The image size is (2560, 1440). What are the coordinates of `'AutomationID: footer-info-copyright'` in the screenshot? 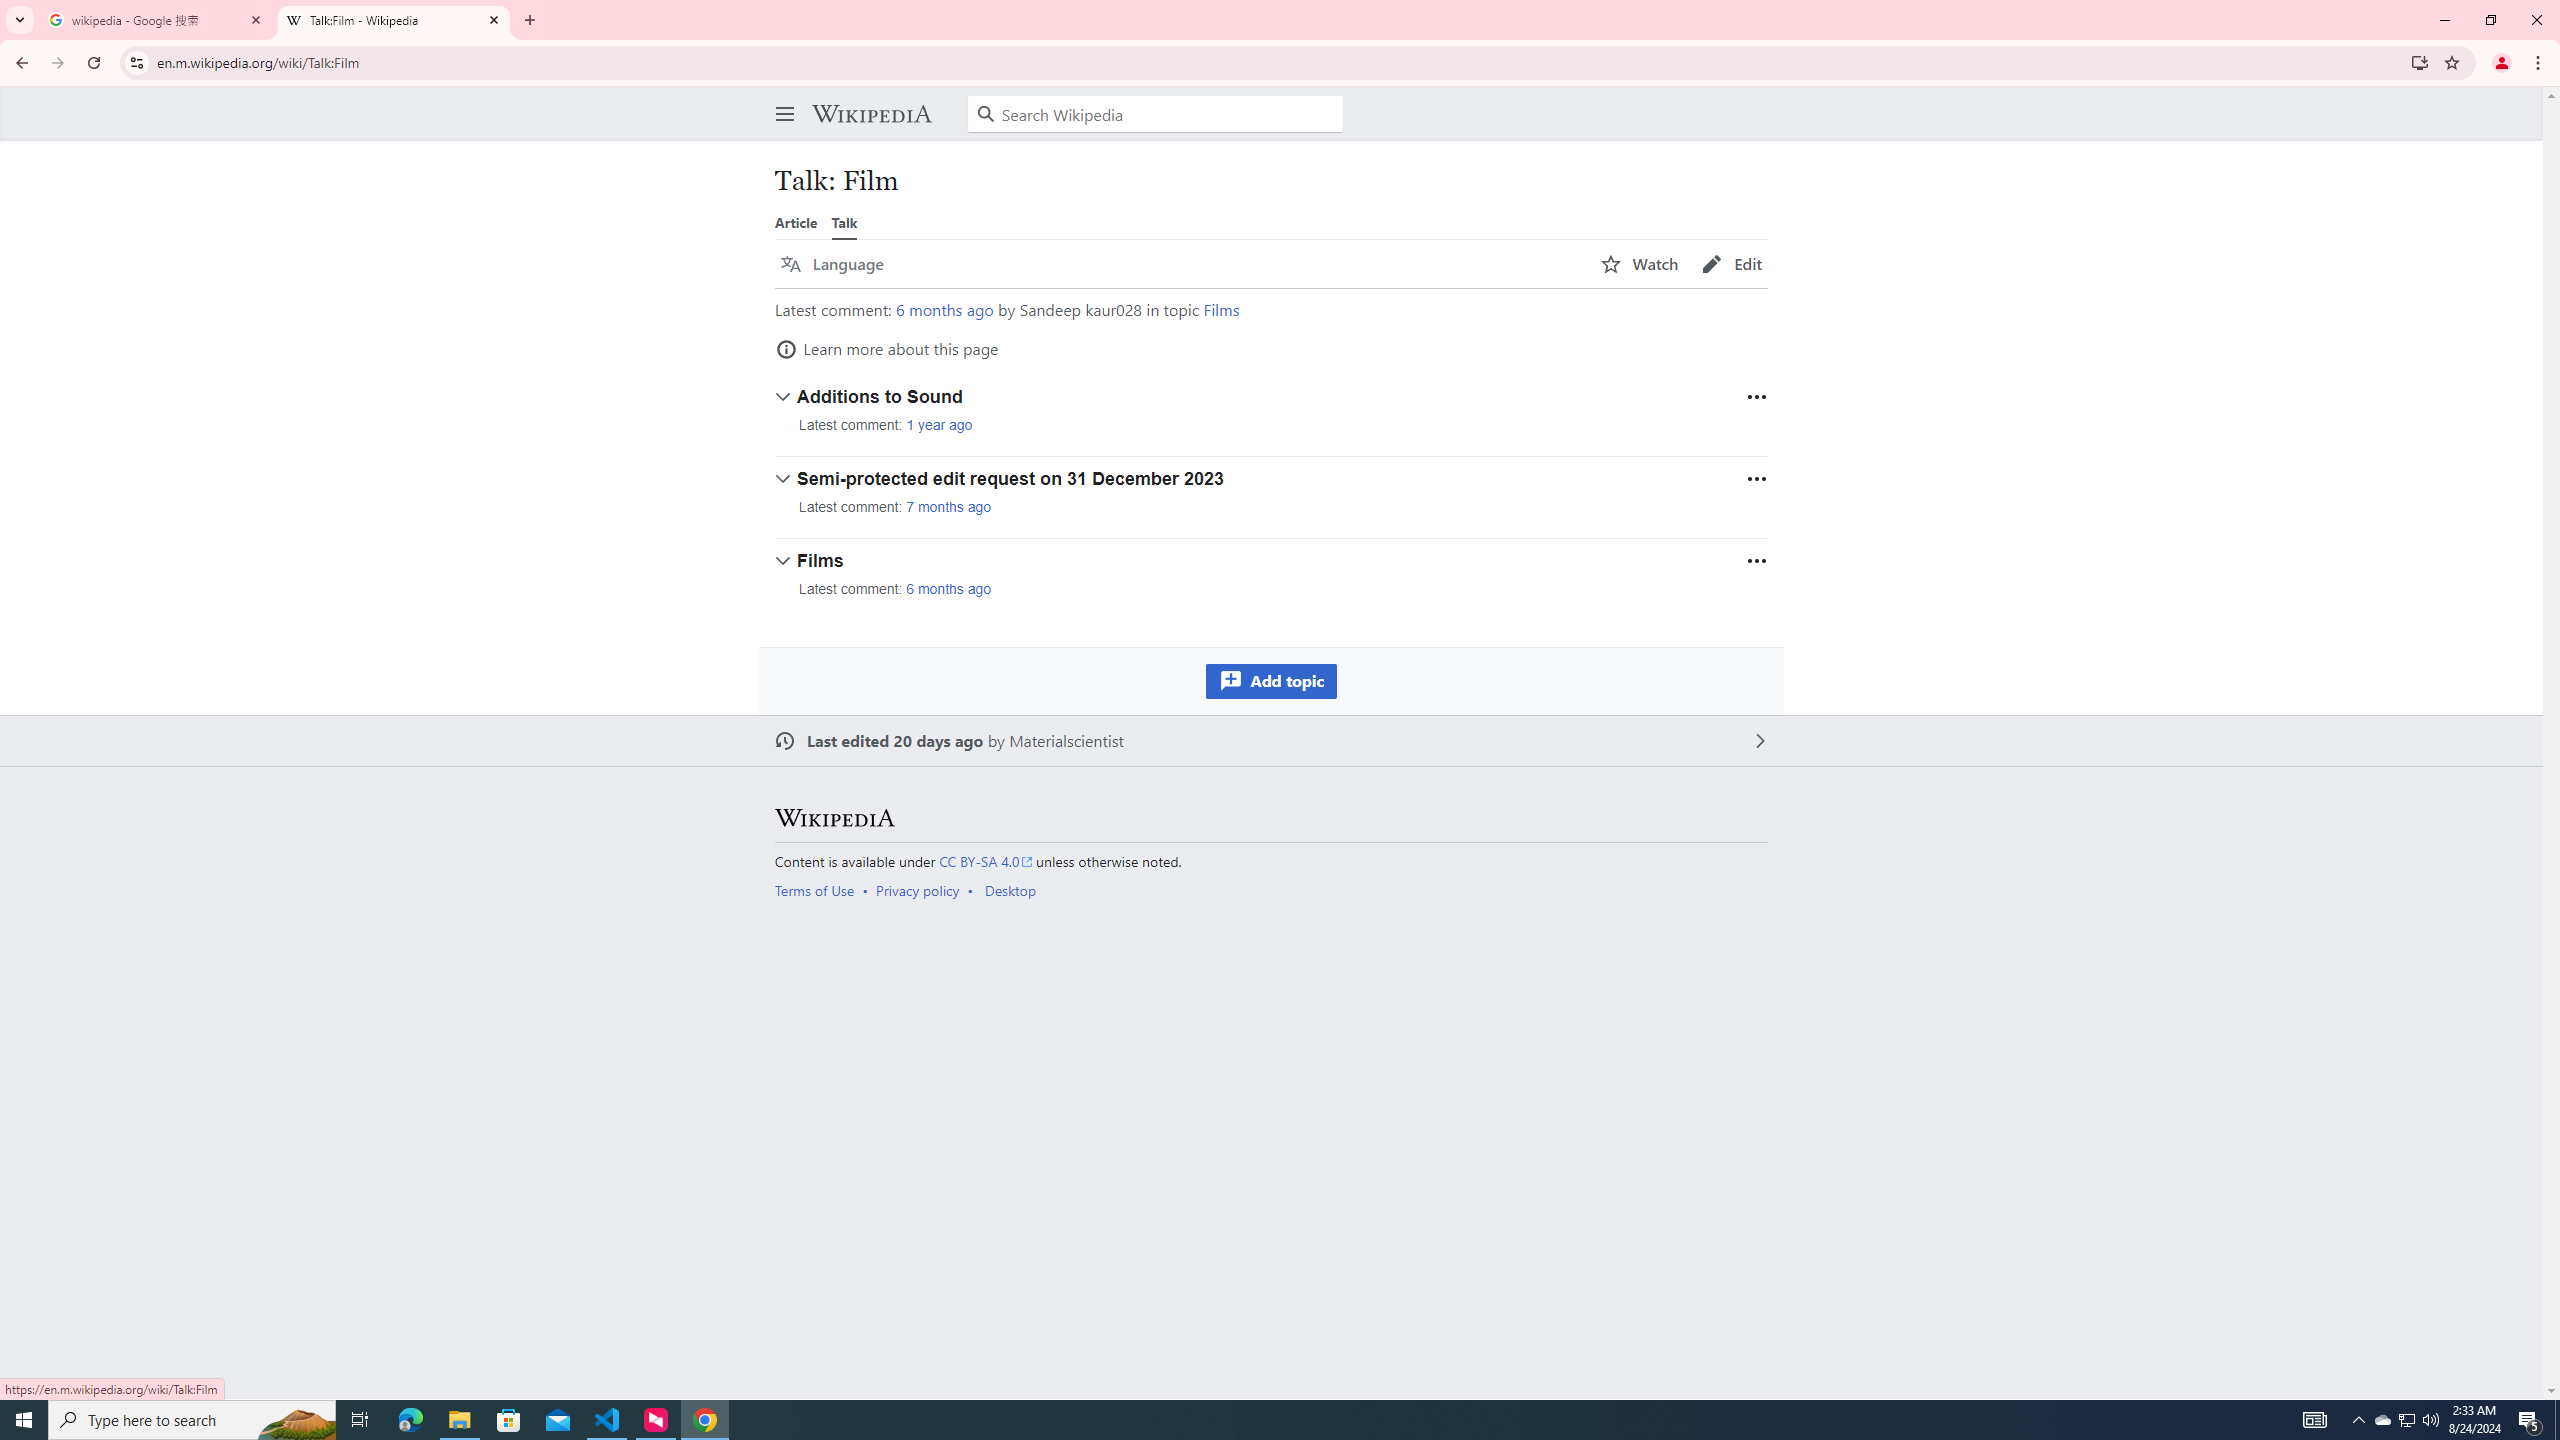 It's located at (1267, 861).